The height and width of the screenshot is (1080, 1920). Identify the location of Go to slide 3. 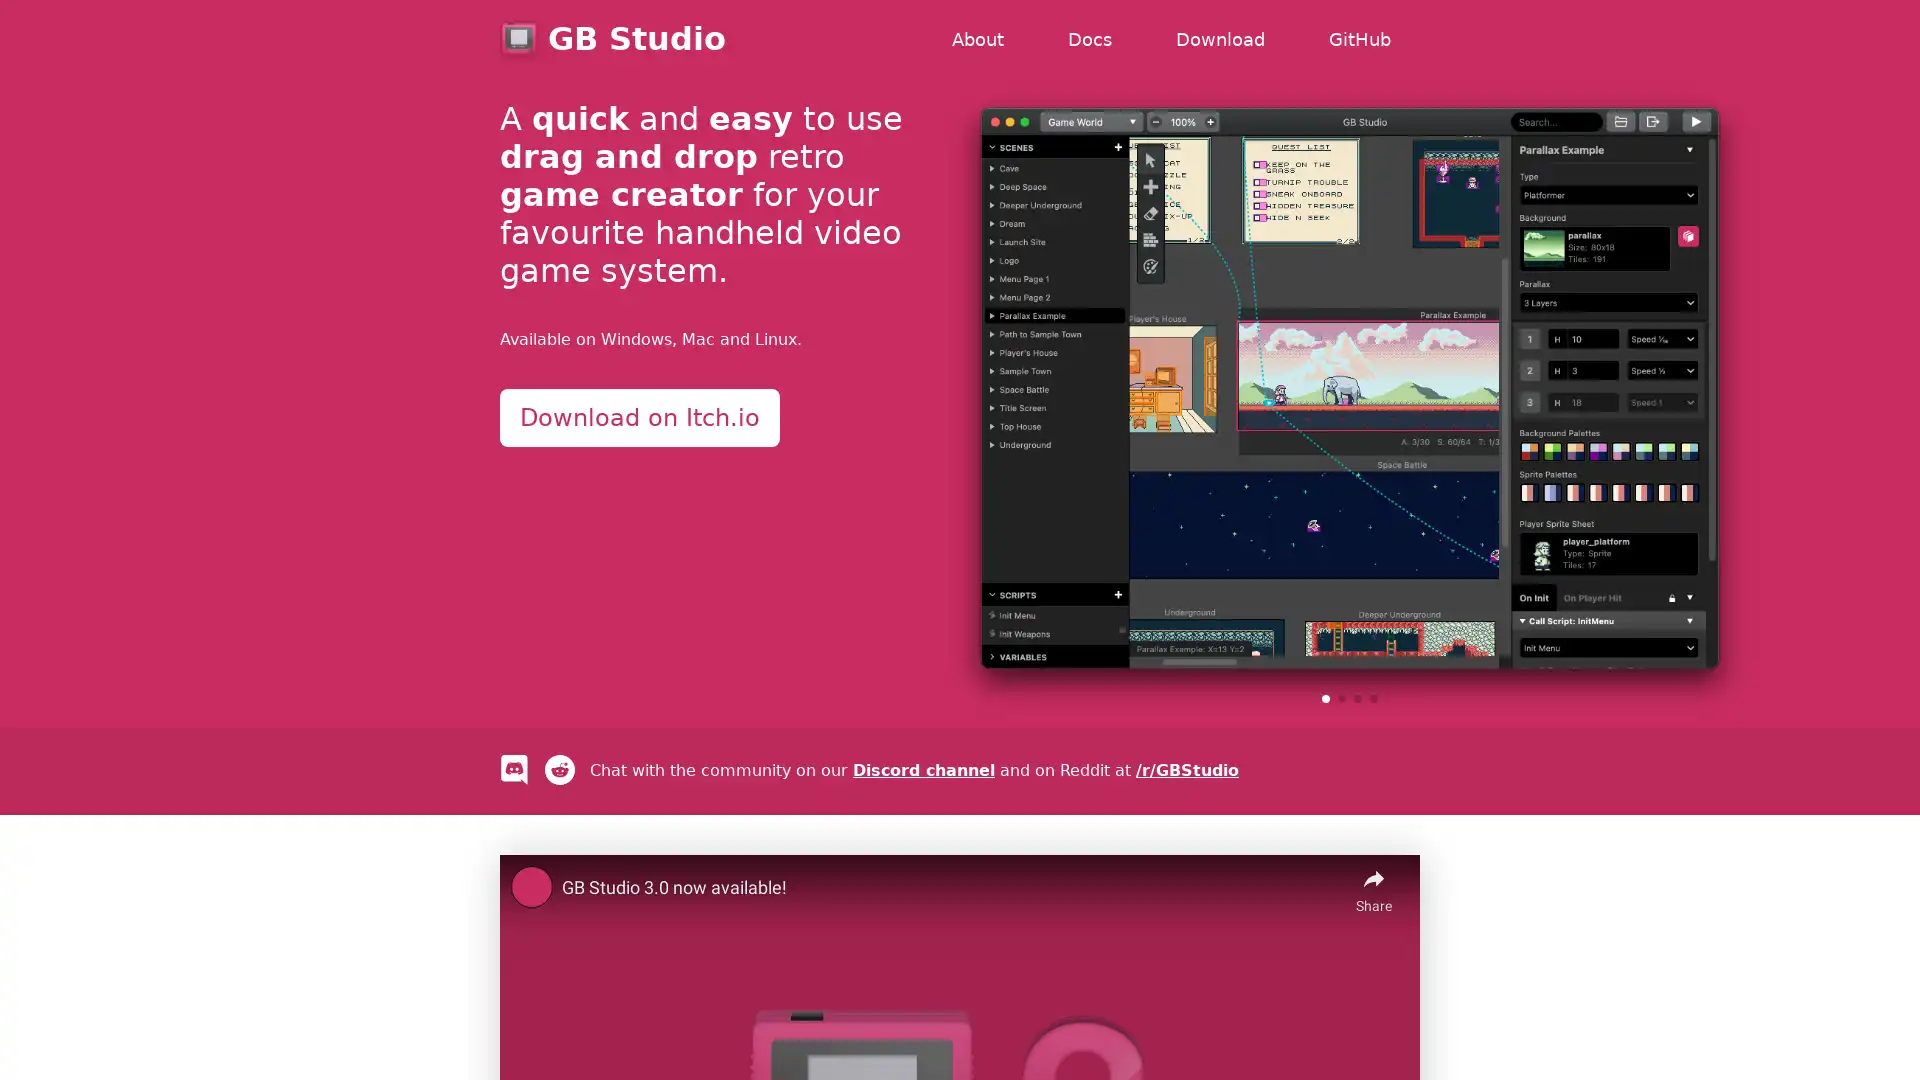
(1358, 697).